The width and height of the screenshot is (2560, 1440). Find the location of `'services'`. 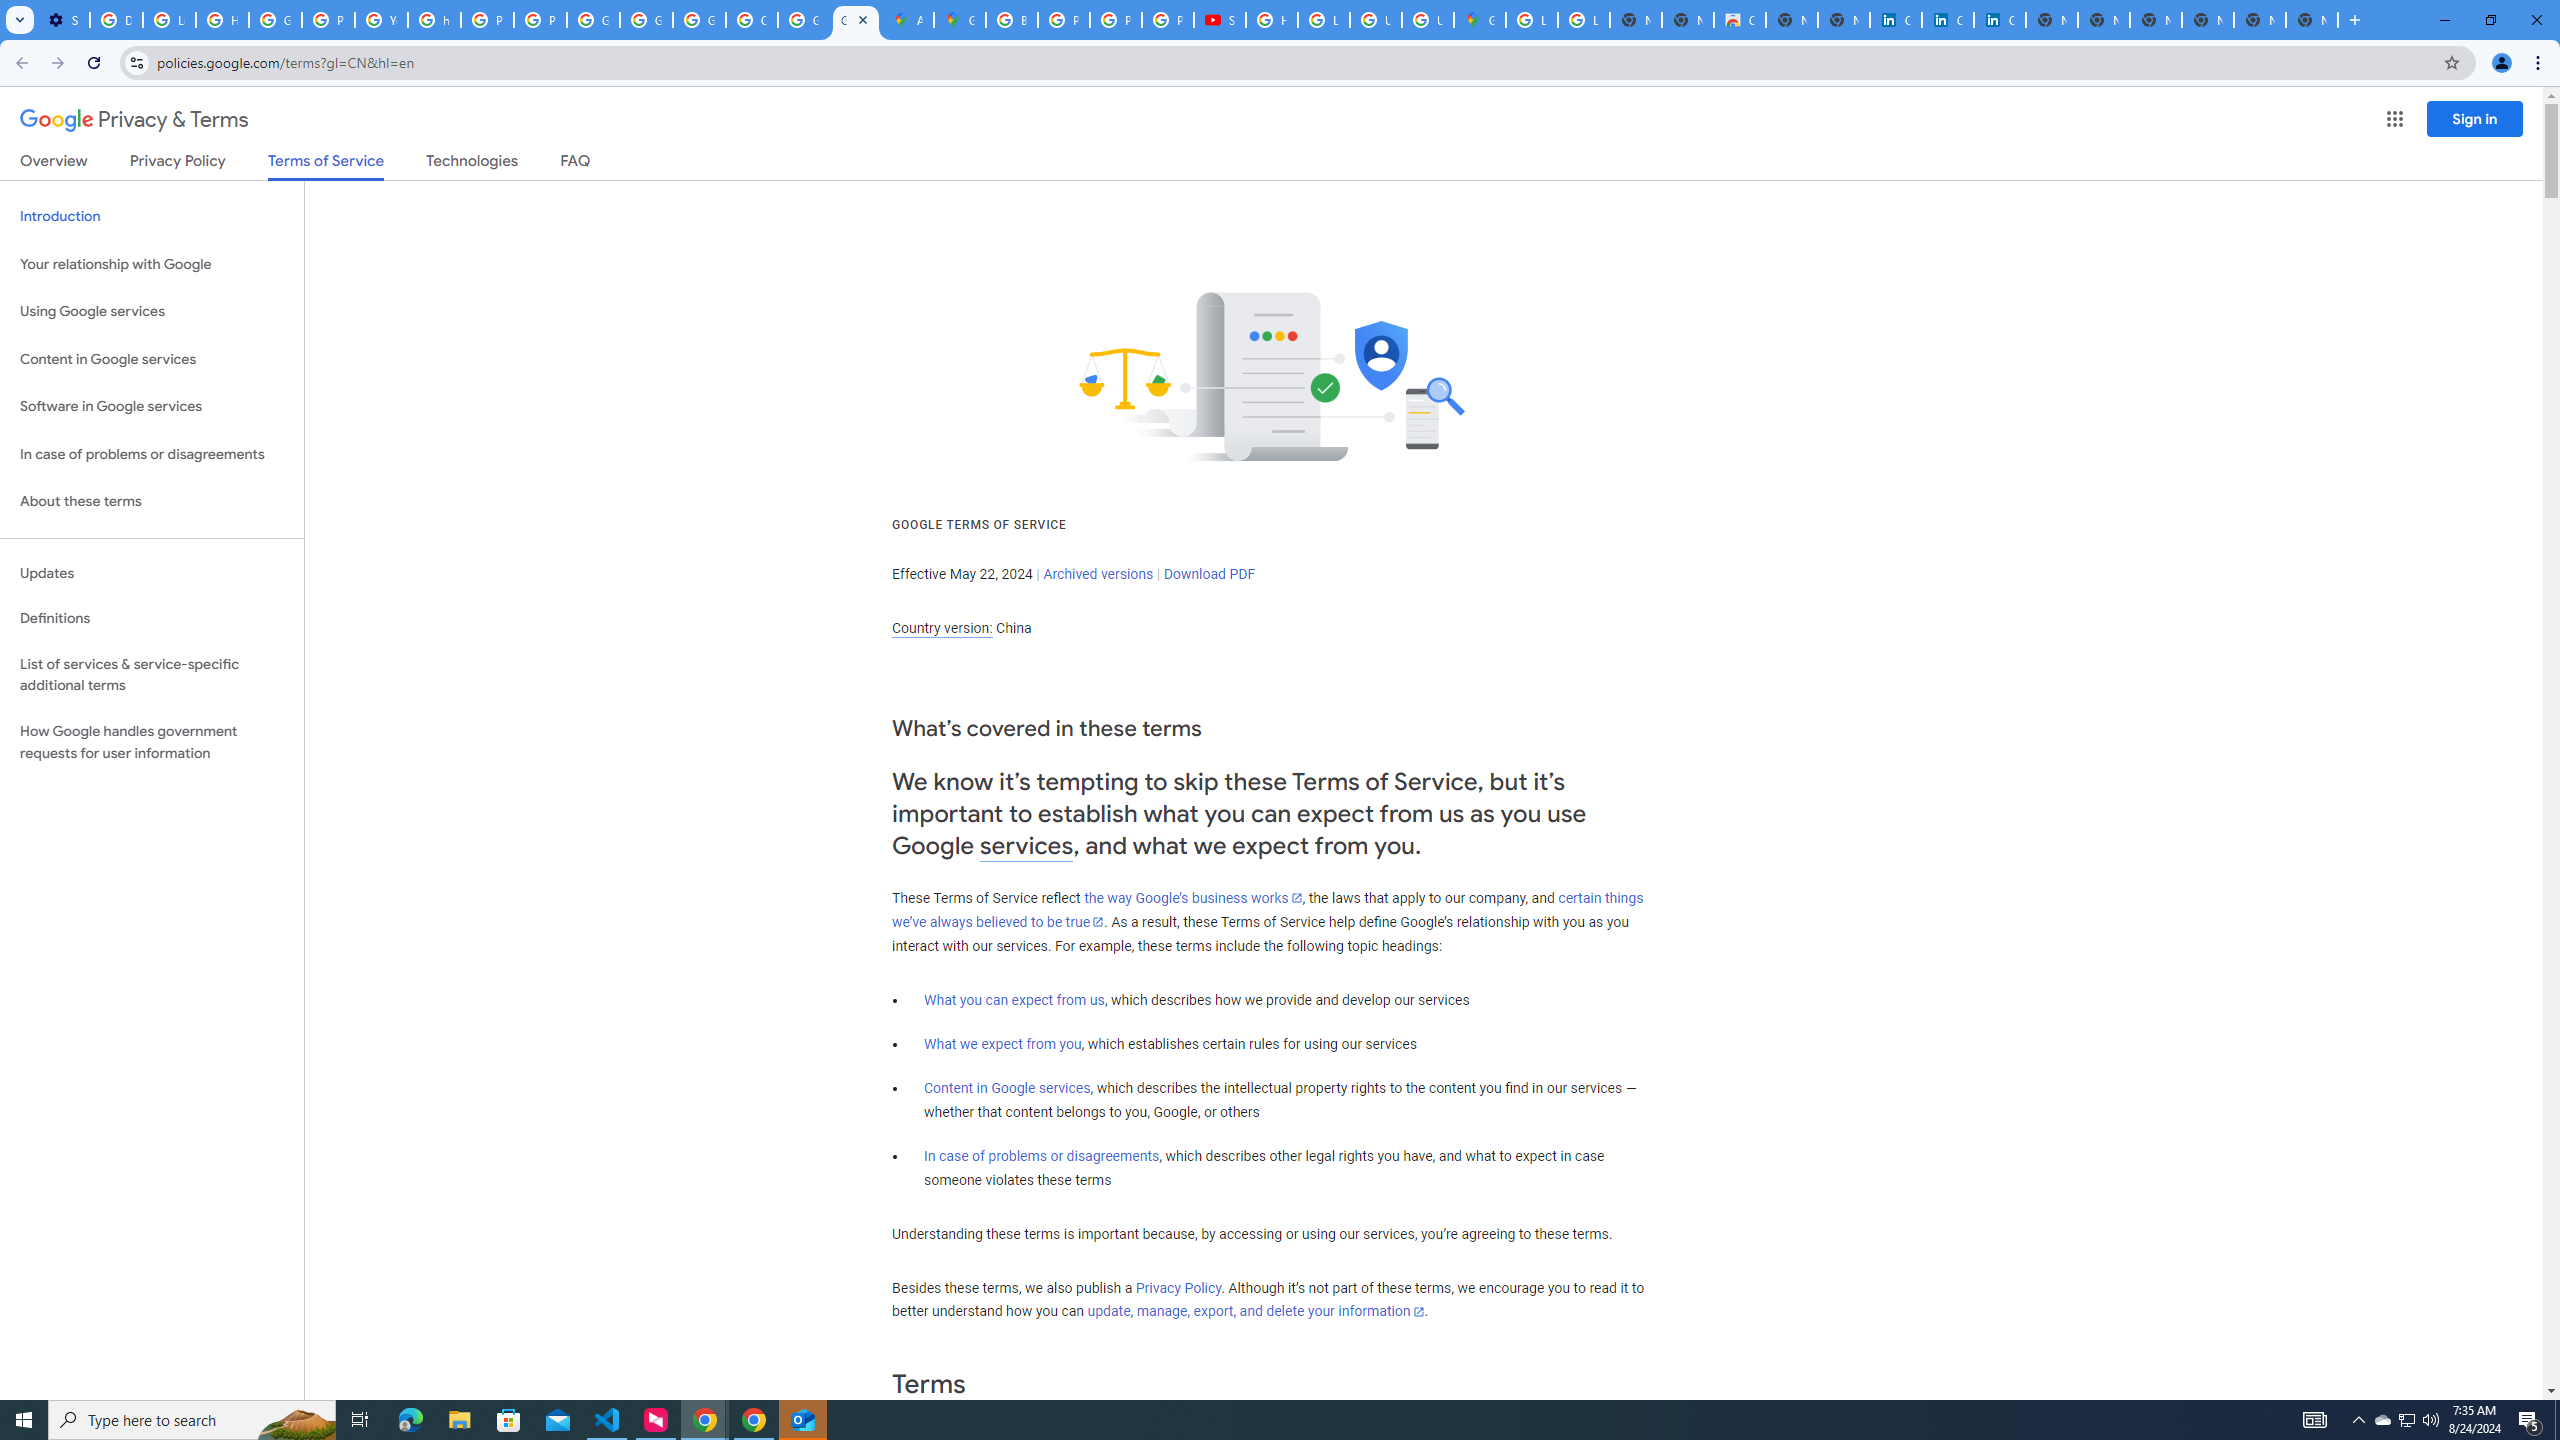

'services' is located at coordinates (1026, 846).